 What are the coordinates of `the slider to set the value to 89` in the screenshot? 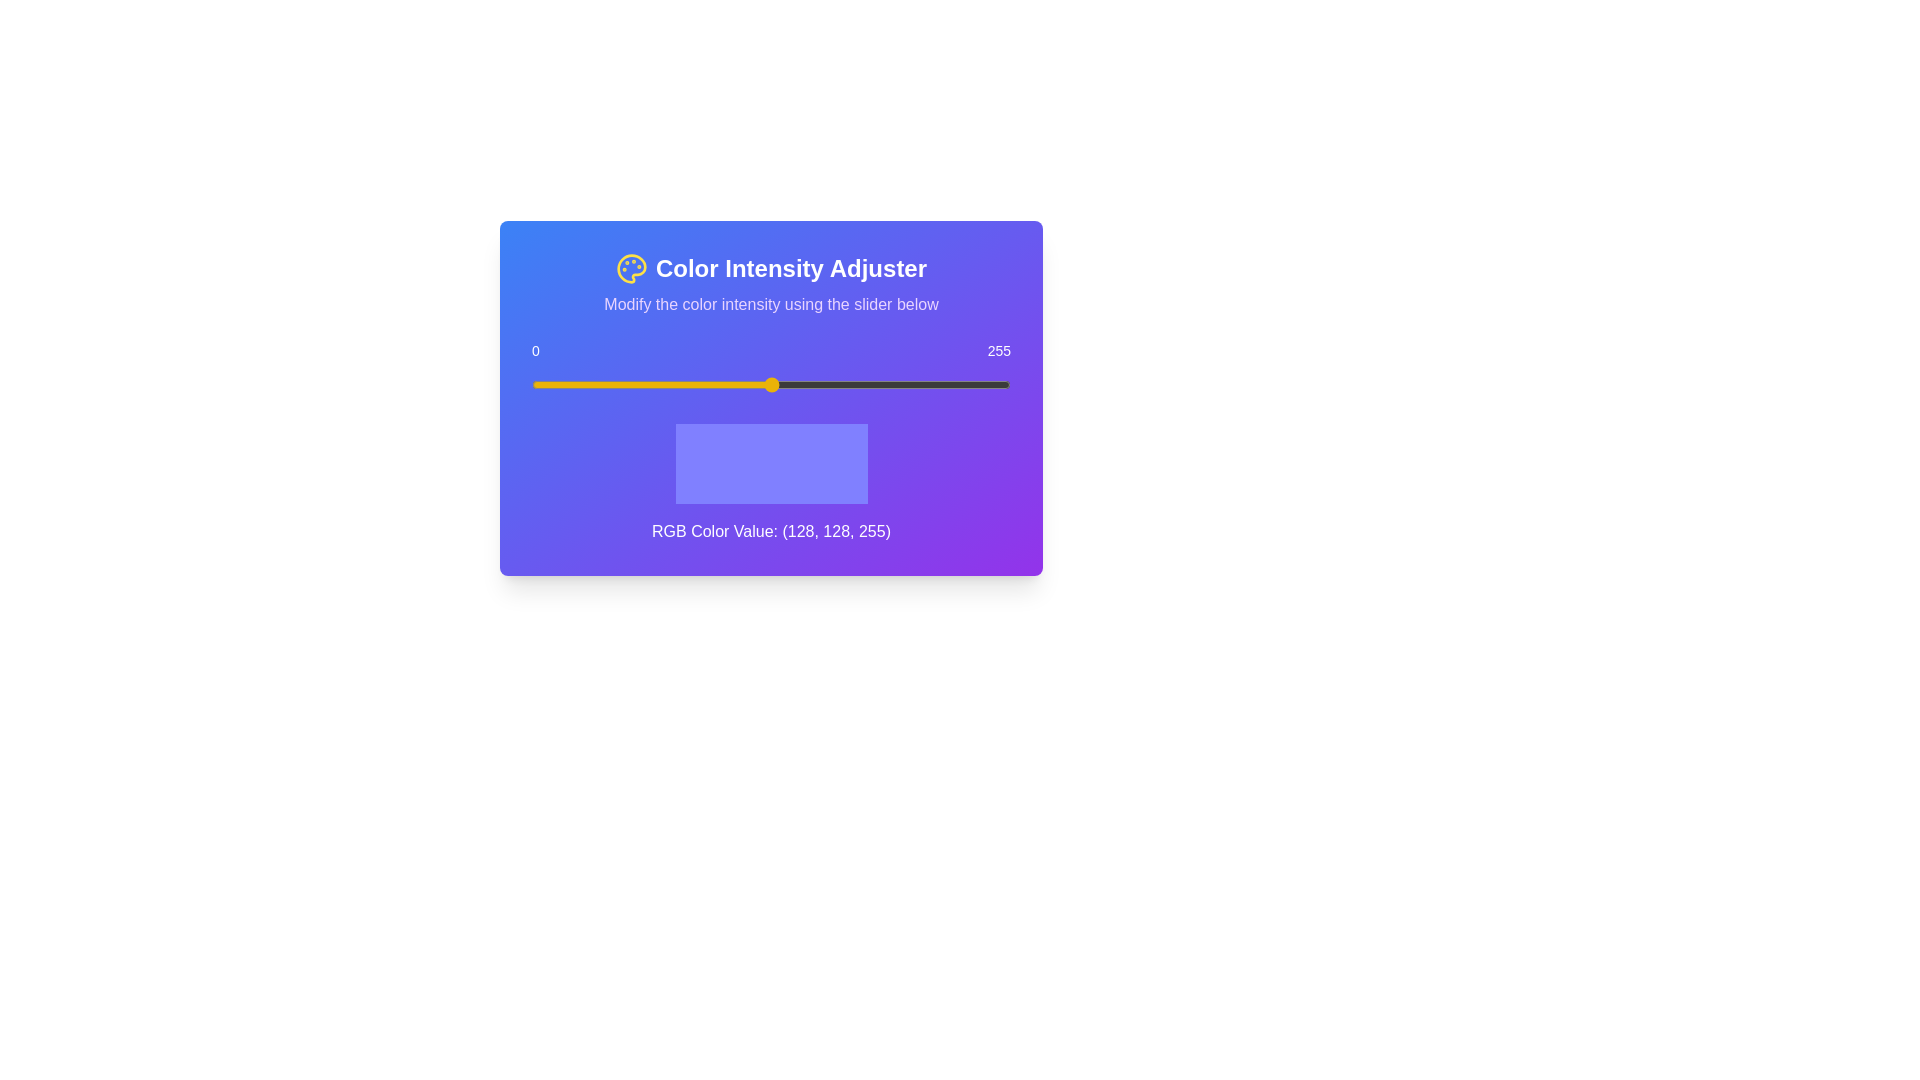 It's located at (699, 385).